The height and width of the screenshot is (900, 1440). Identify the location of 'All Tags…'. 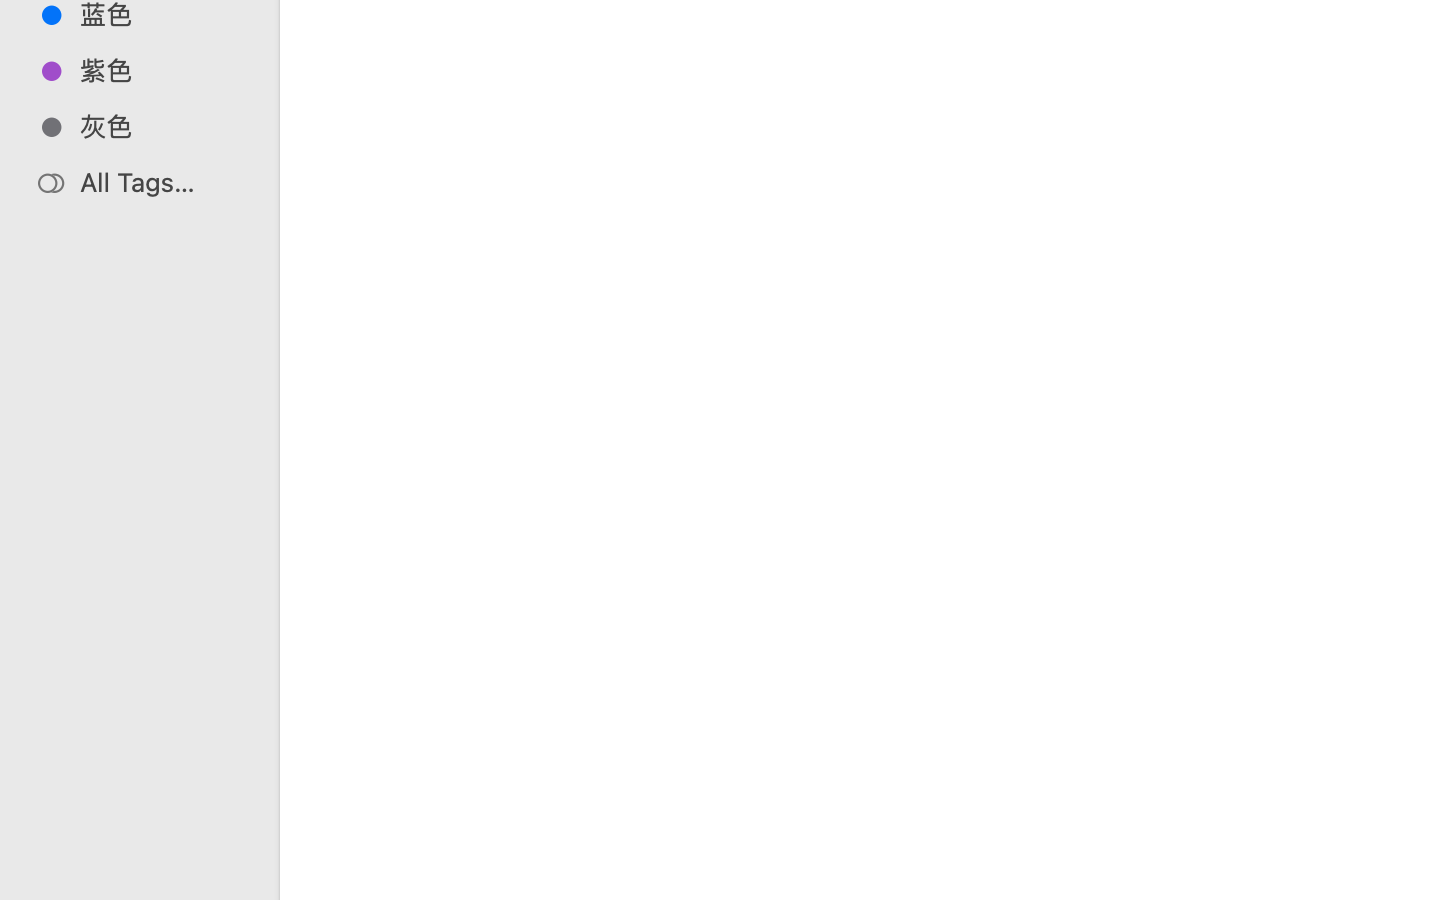
(159, 181).